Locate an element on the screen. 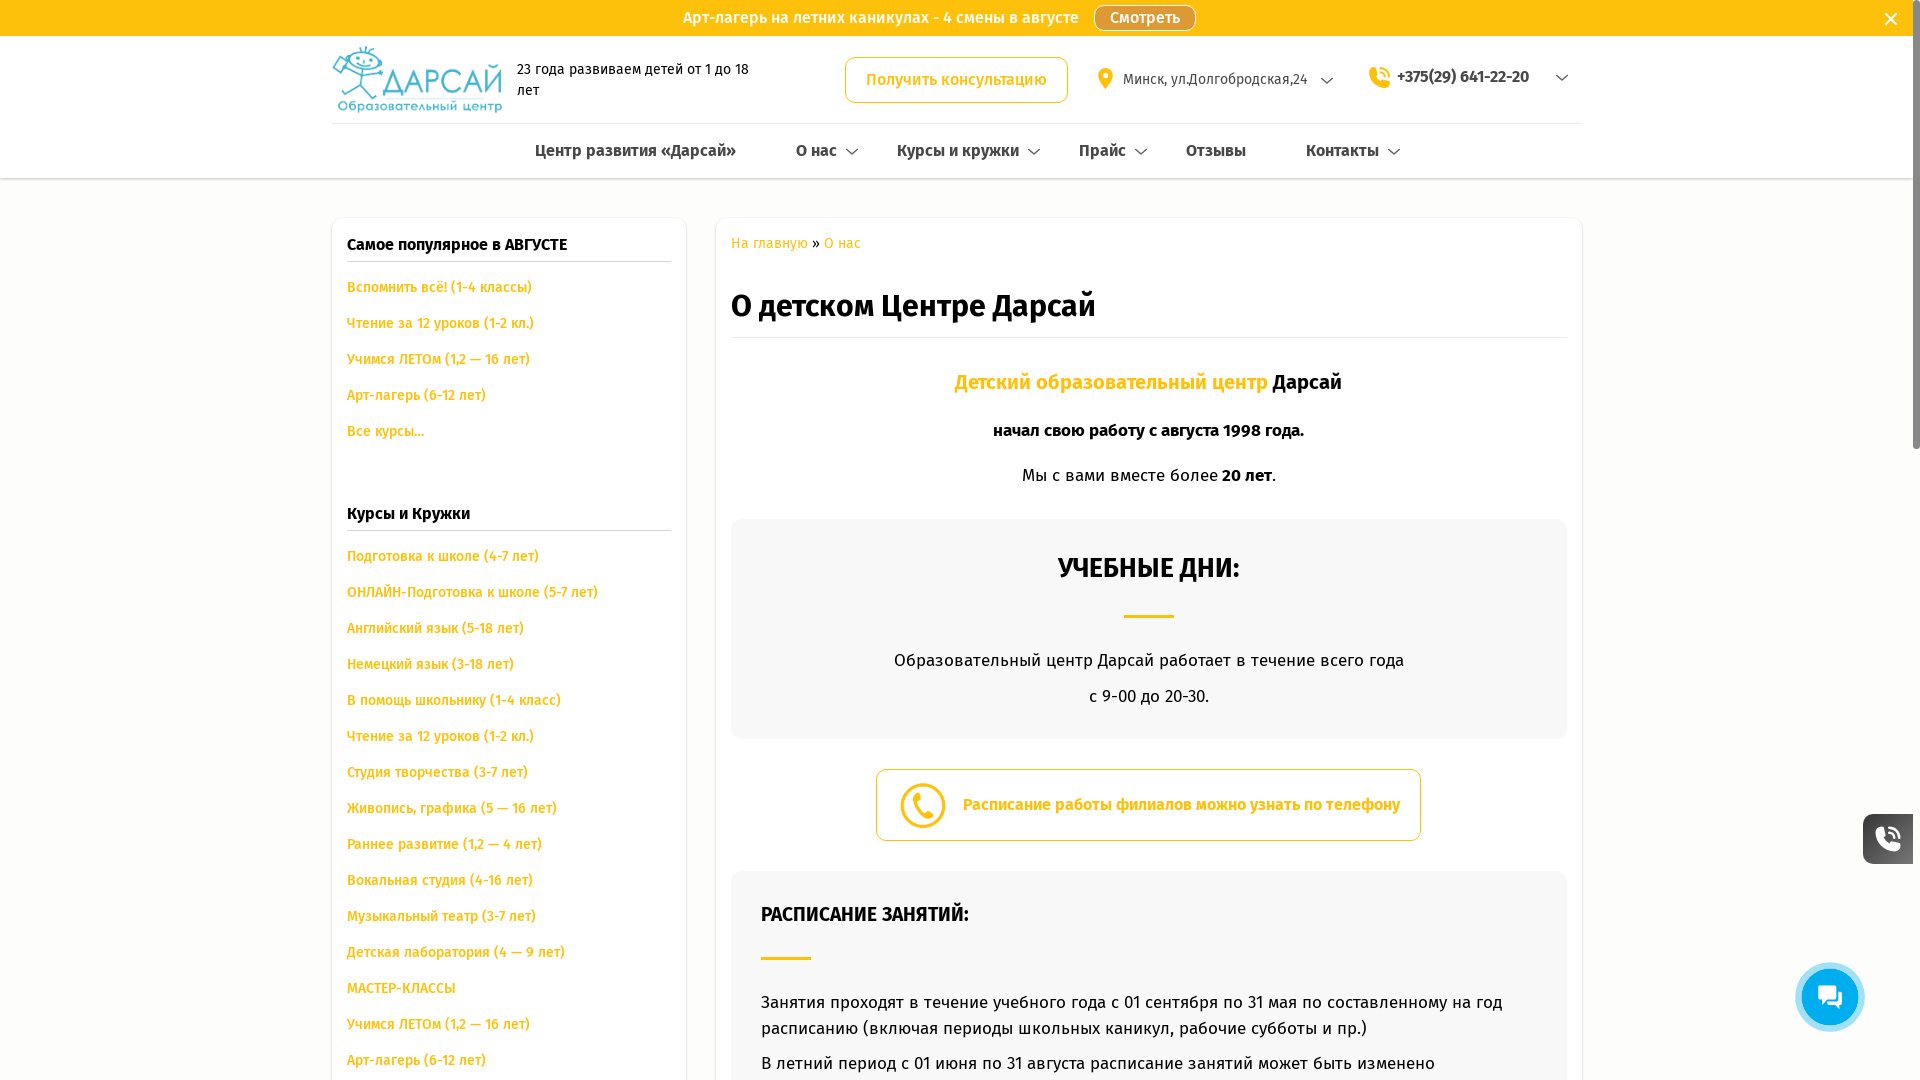  'darsay' is located at coordinates (416, 78).